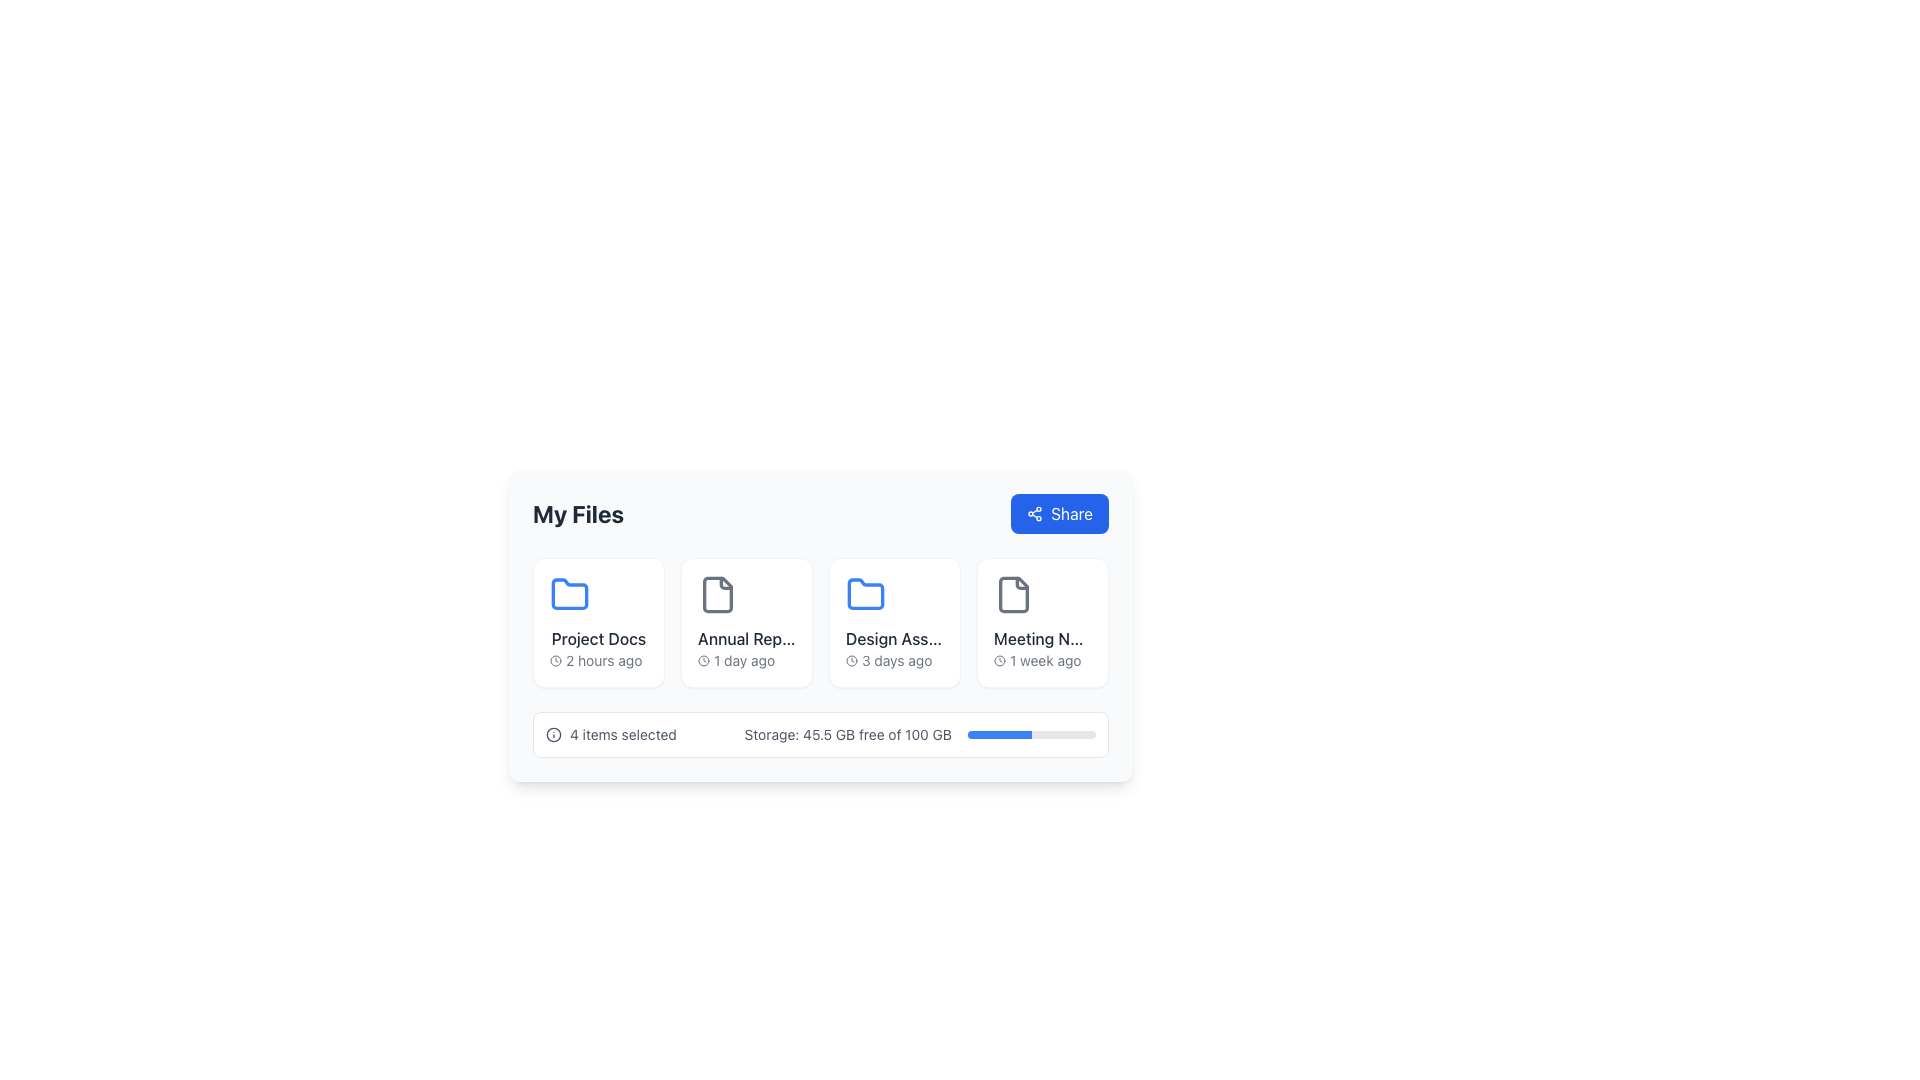 The height and width of the screenshot is (1080, 1920). I want to click on the text label 'Meeting Notes.docx' which is styled with a medium font weight and gray color, located at the center of the fourth card in the 'My Files' section, so click(1041, 639).